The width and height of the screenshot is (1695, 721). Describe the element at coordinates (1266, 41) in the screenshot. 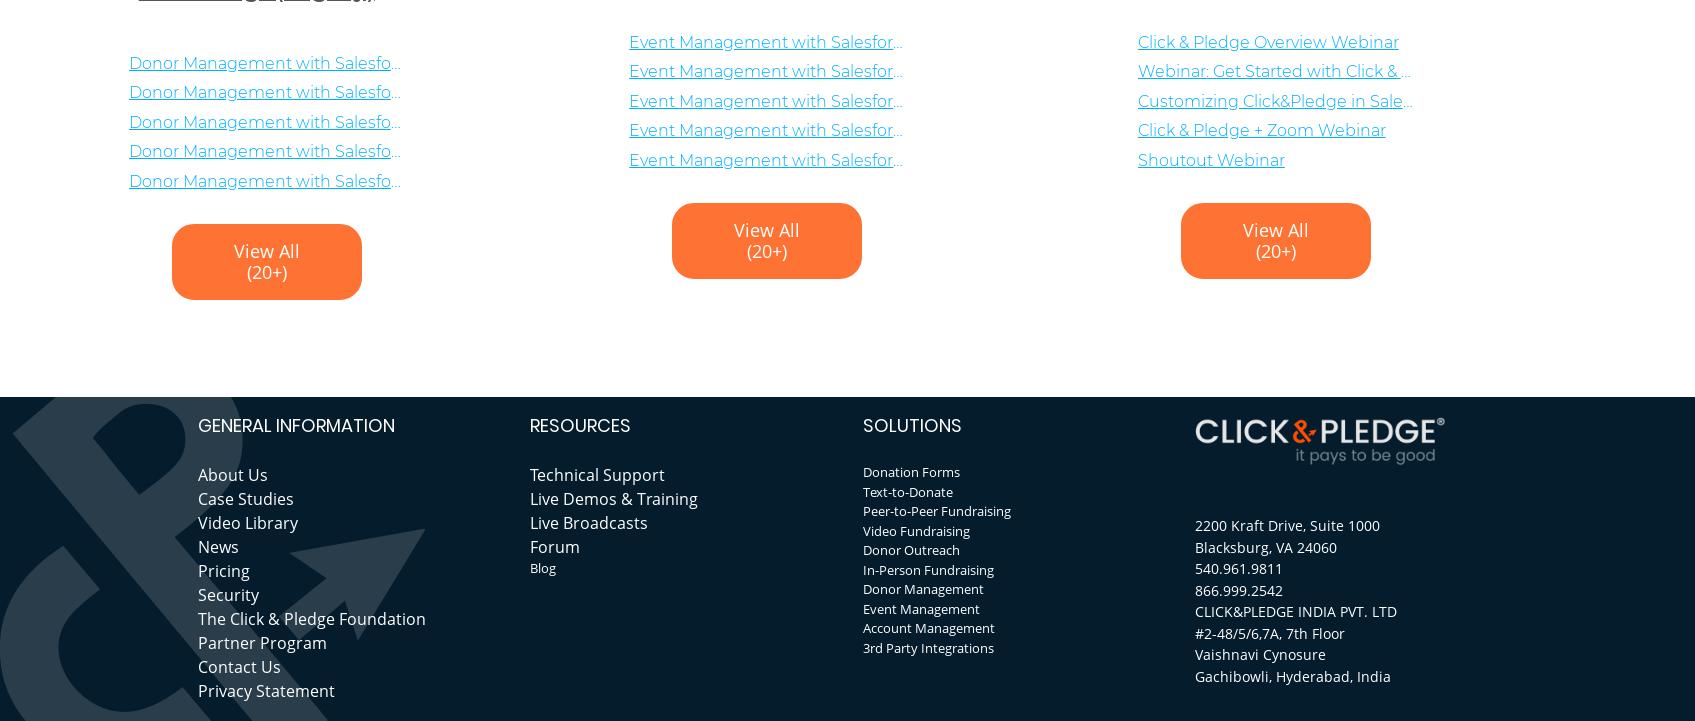

I see `'Click & Pledge Overview Webinar'` at that location.